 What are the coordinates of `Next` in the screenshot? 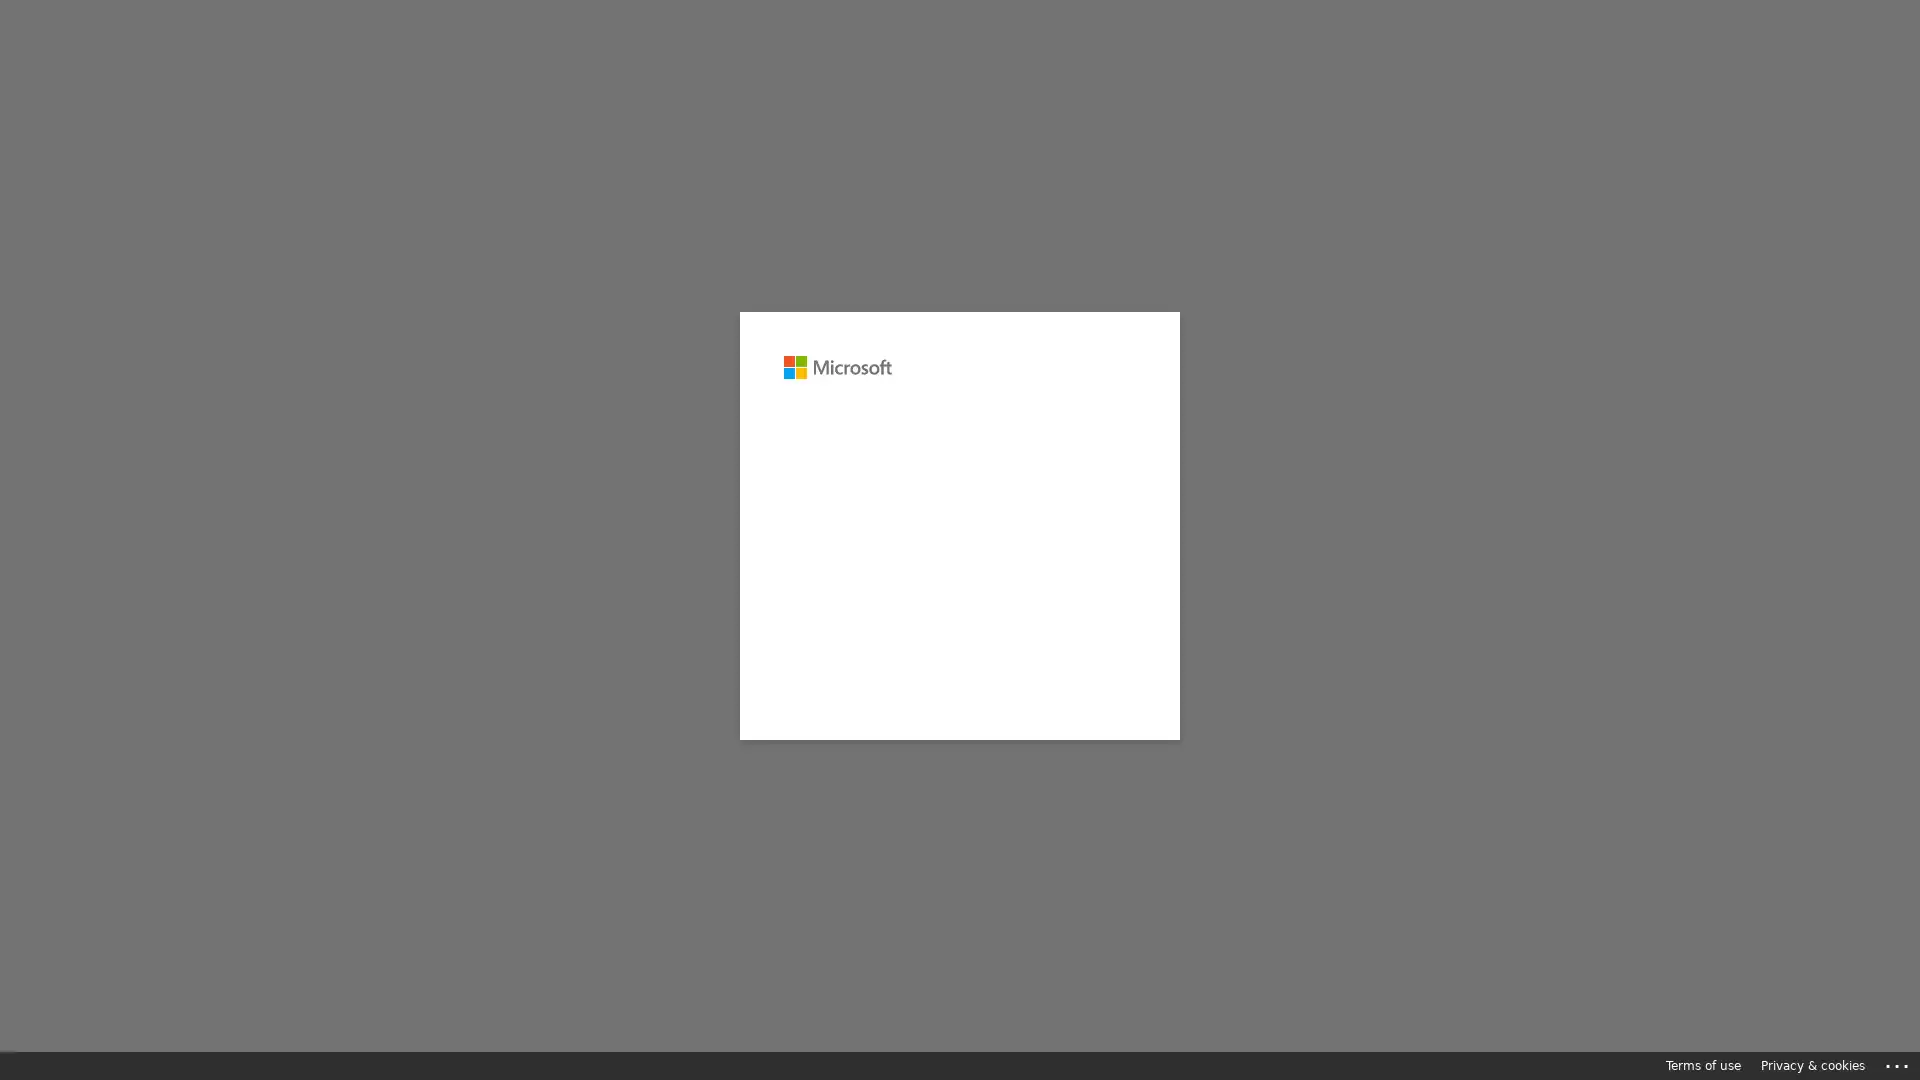 It's located at (1080, 504).